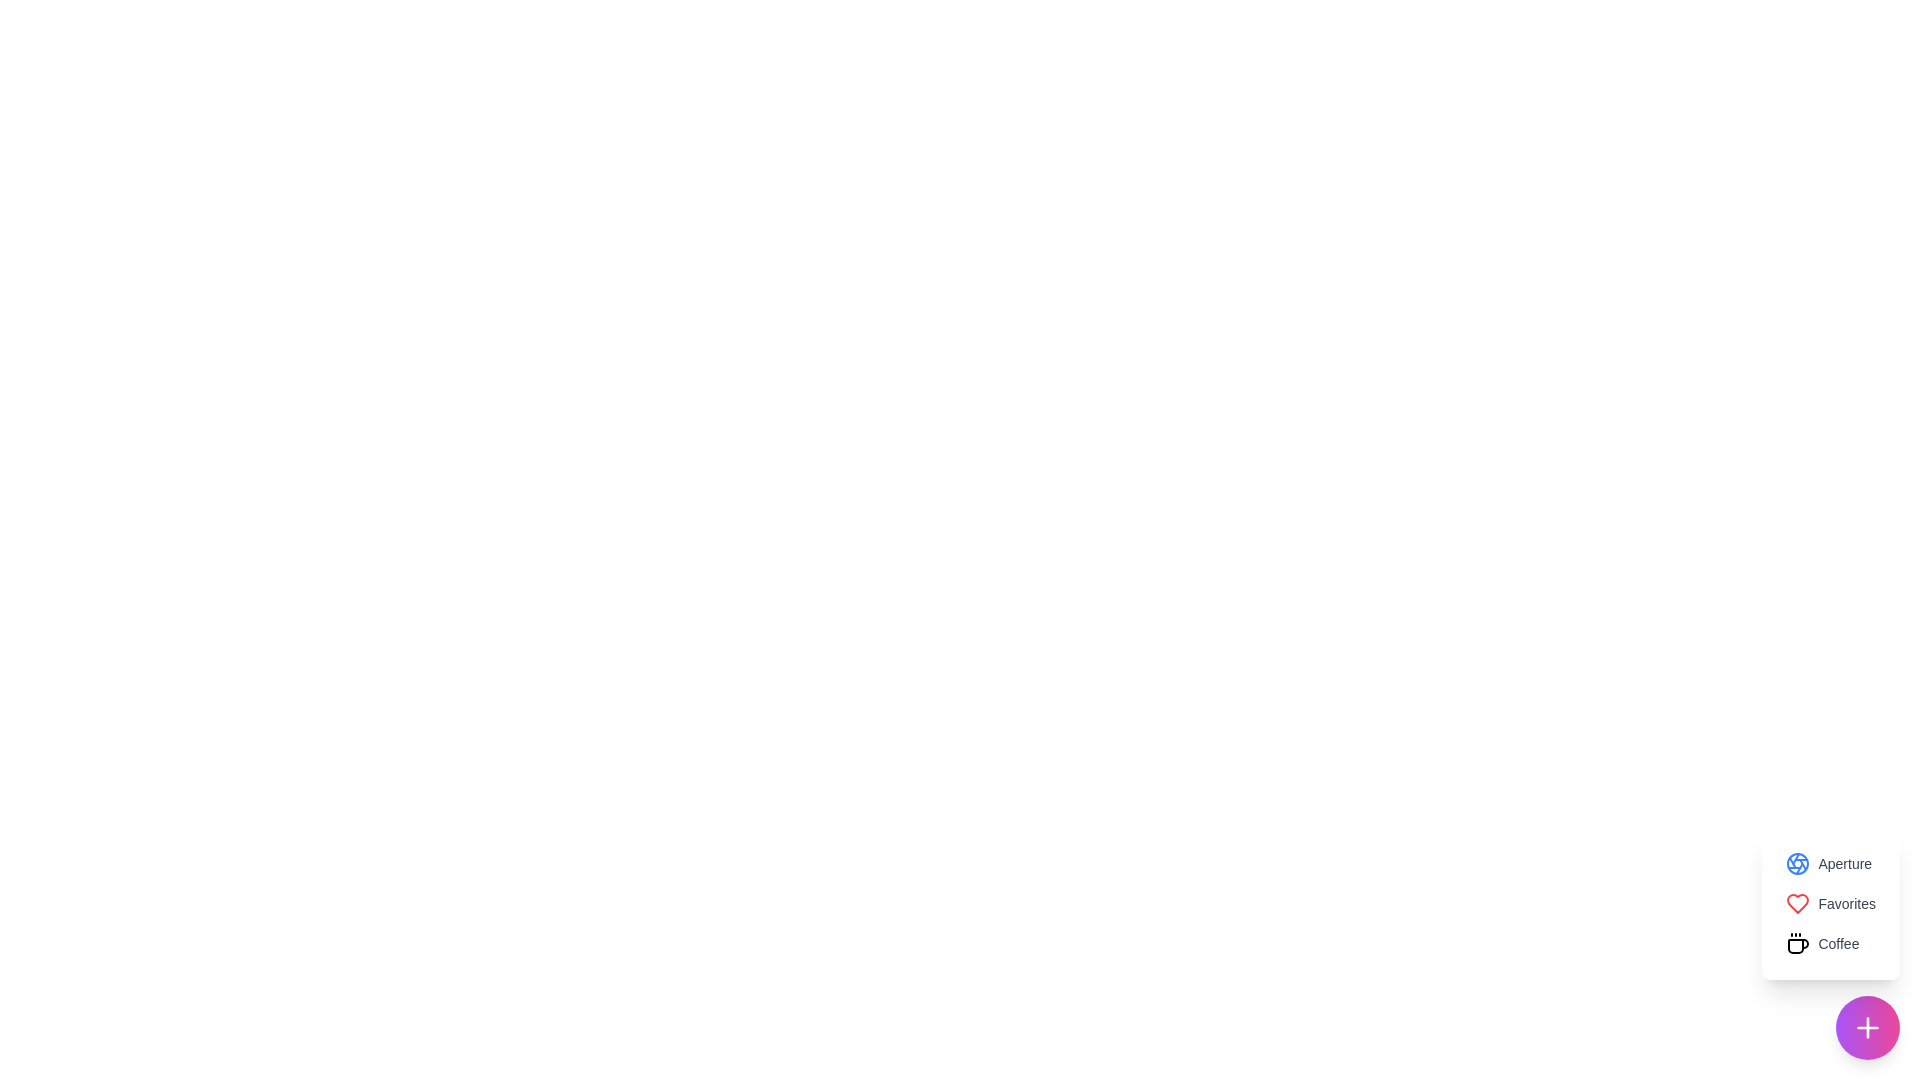 The image size is (1920, 1080). I want to click on the toggle button to open or close the SpeedDial menu, so click(1866, 1028).